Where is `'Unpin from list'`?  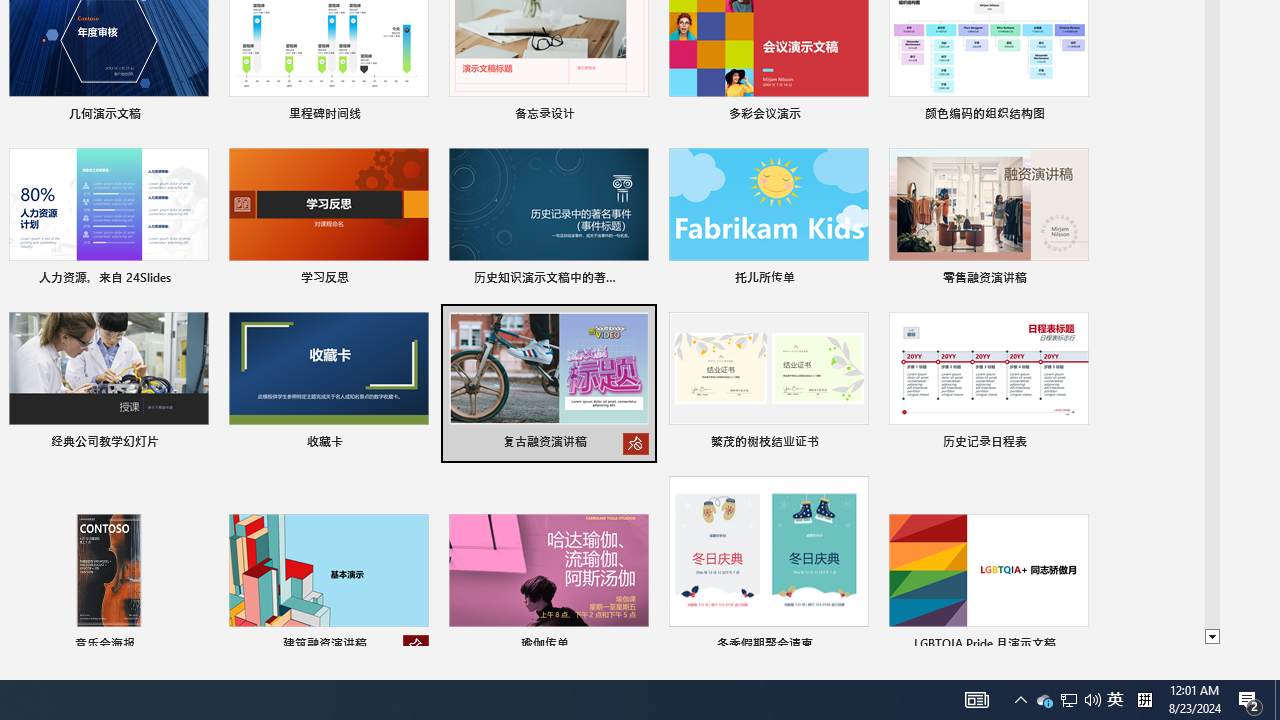 'Unpin from list' is located at coordinates (415, 645).